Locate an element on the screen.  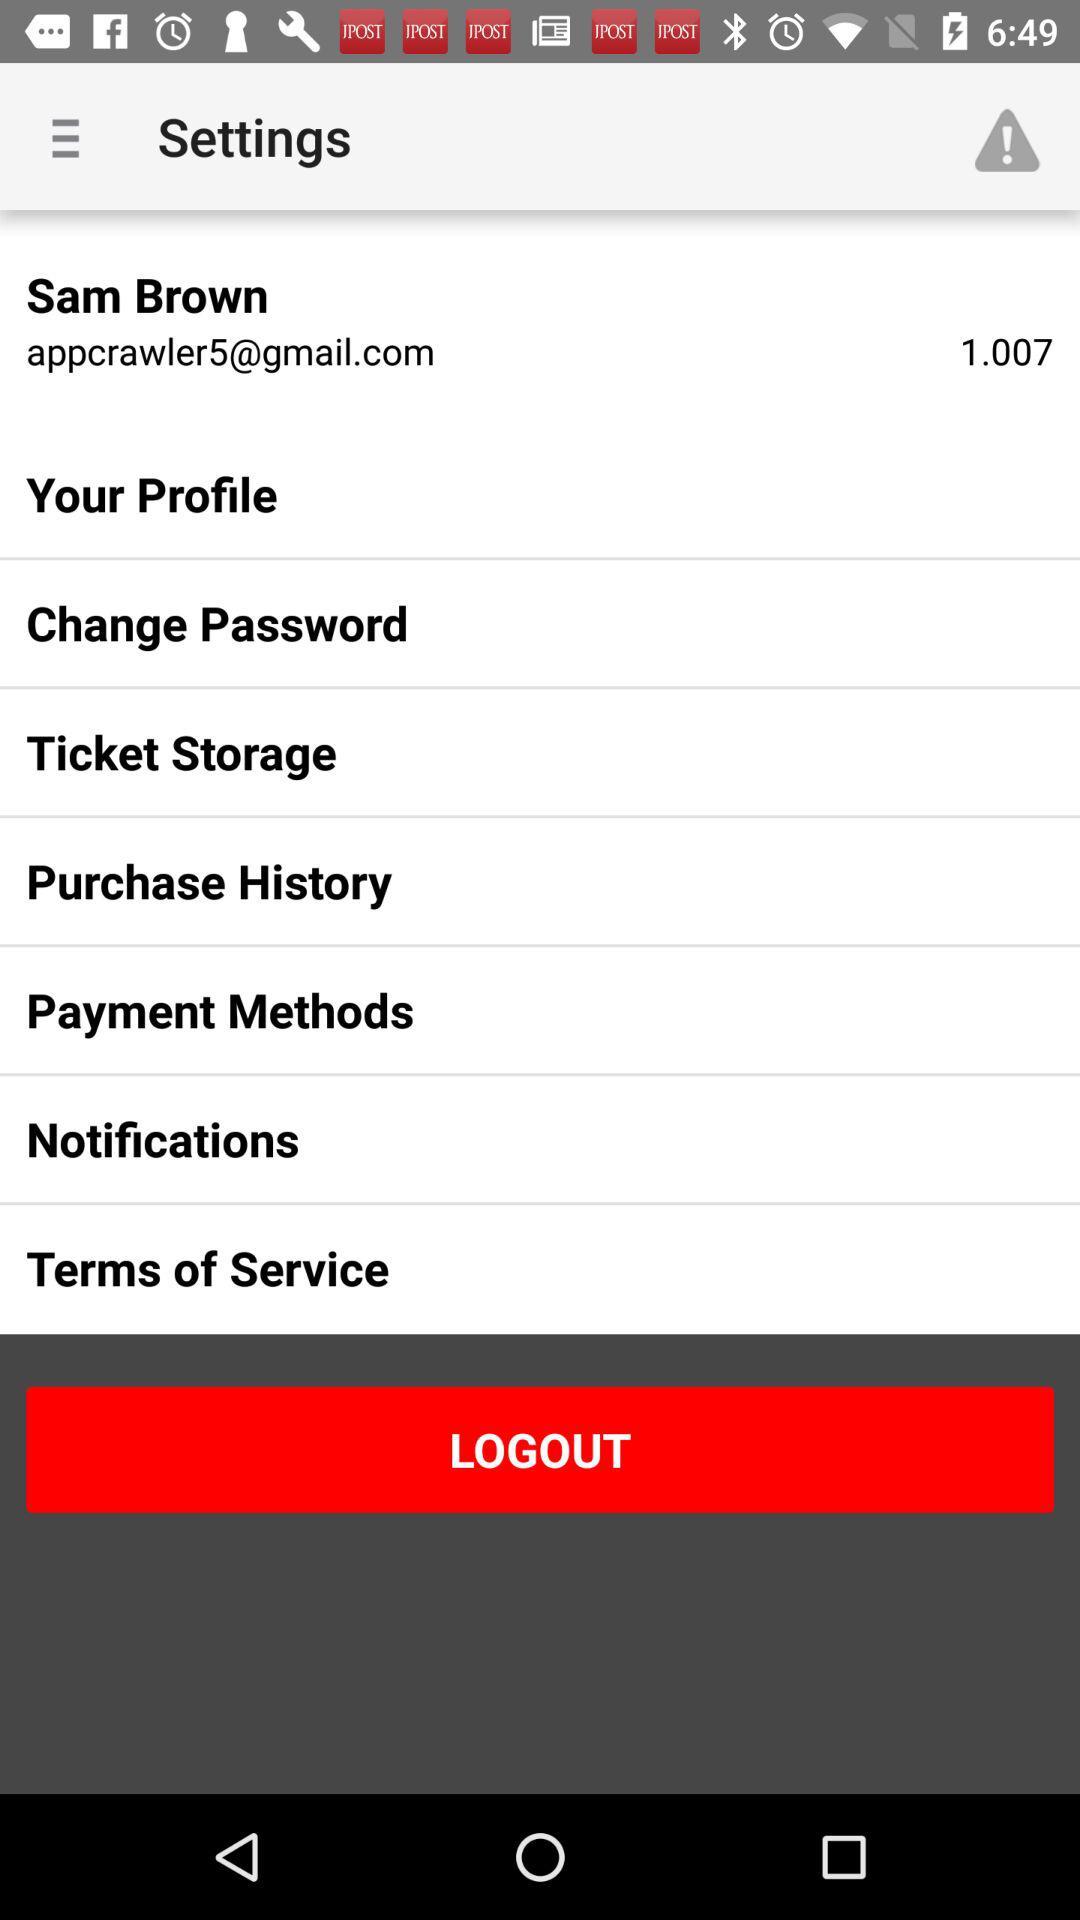
the payment methods item is located at coordinates (507, 1010).